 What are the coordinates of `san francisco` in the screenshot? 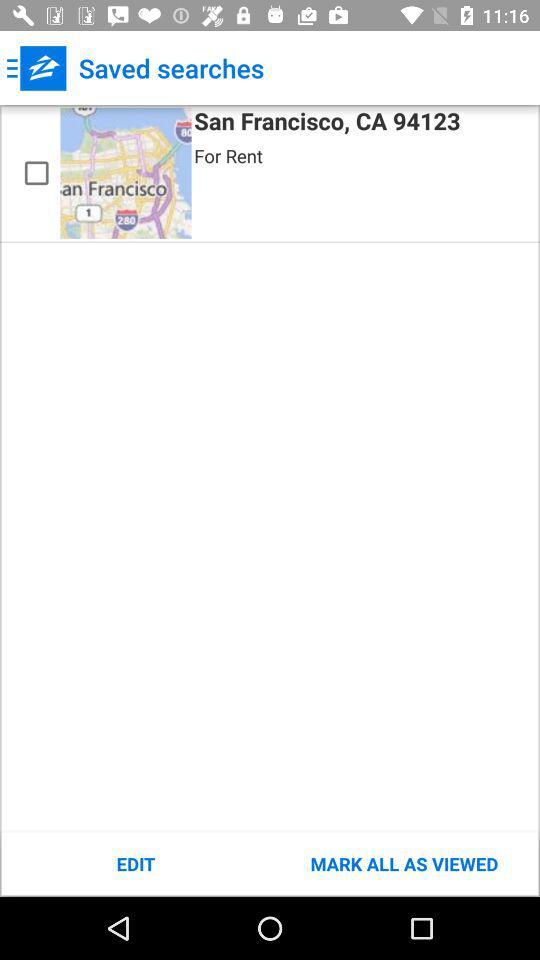 It's located at (36, 172).